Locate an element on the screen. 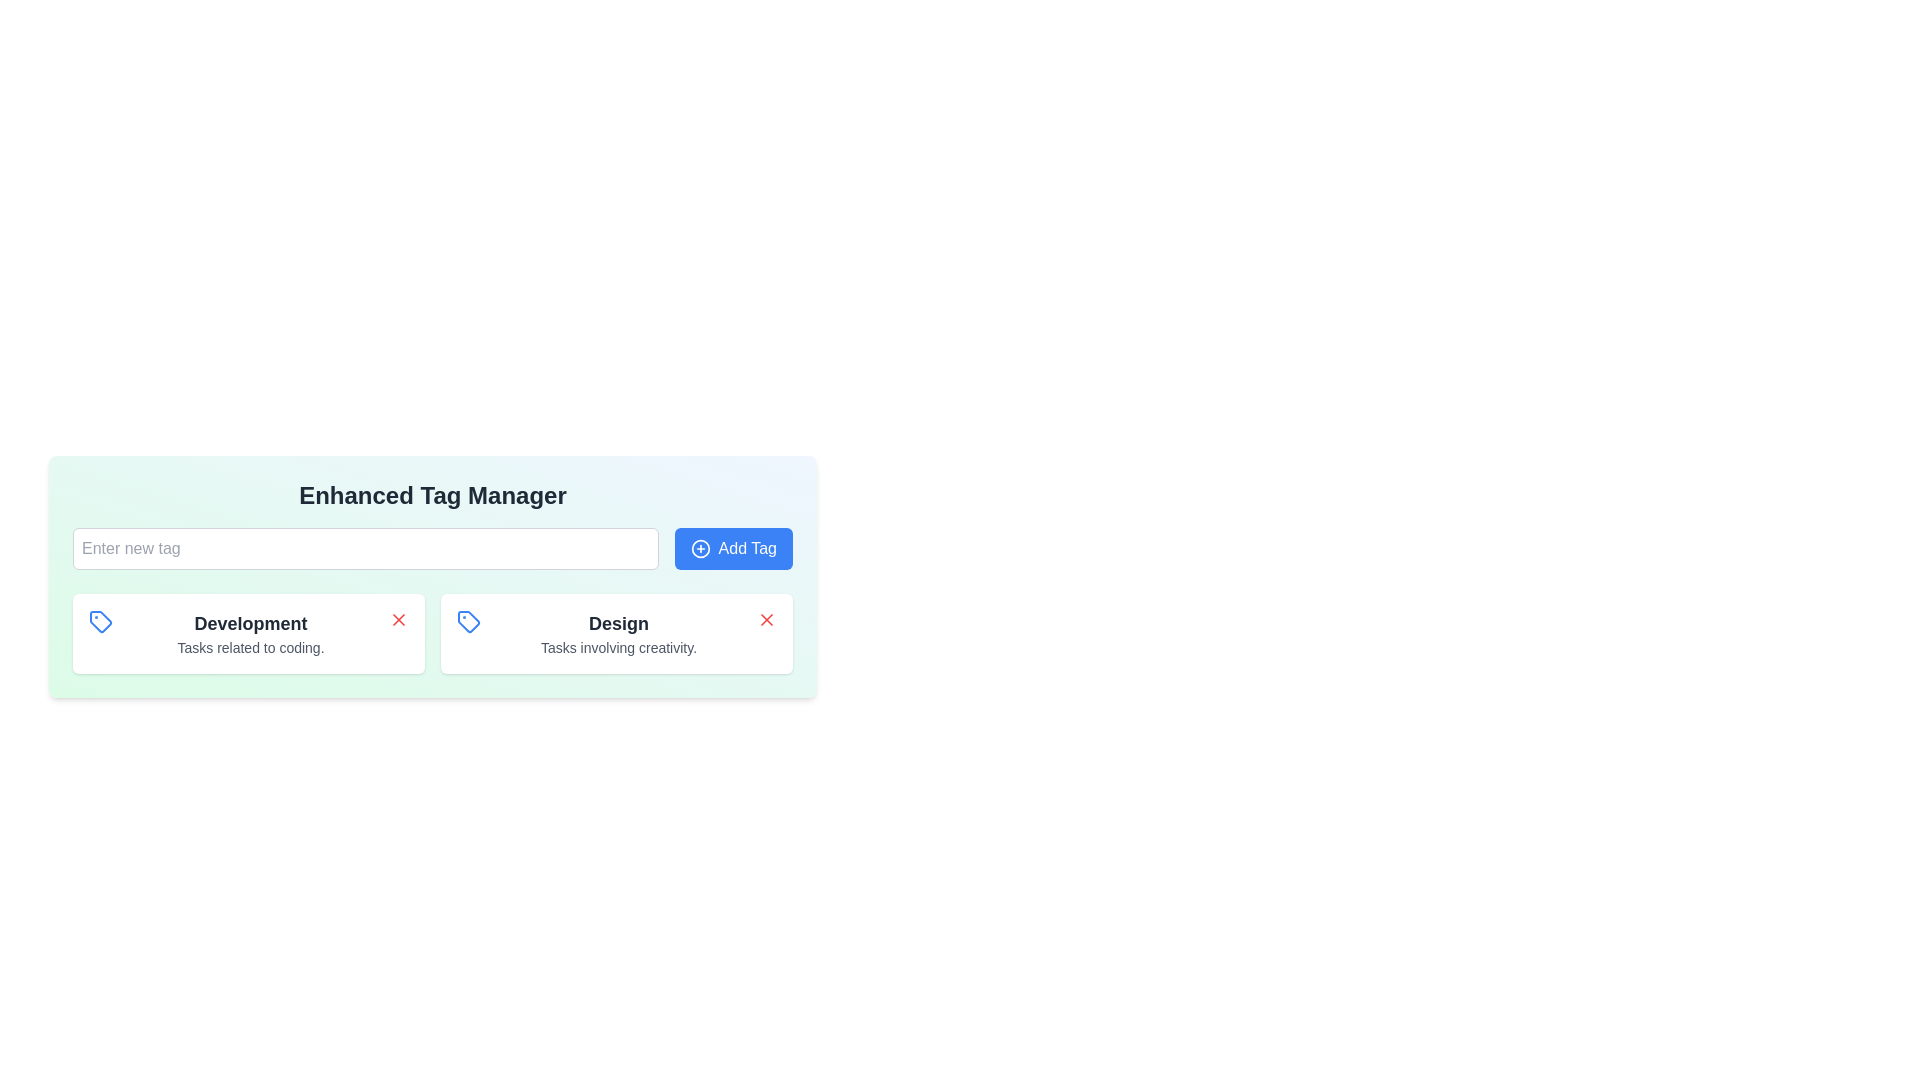 Image resolution: width=1920 pixels, height=1080 pixels. the 'Development' informational card is located at coordinates (248, 633).